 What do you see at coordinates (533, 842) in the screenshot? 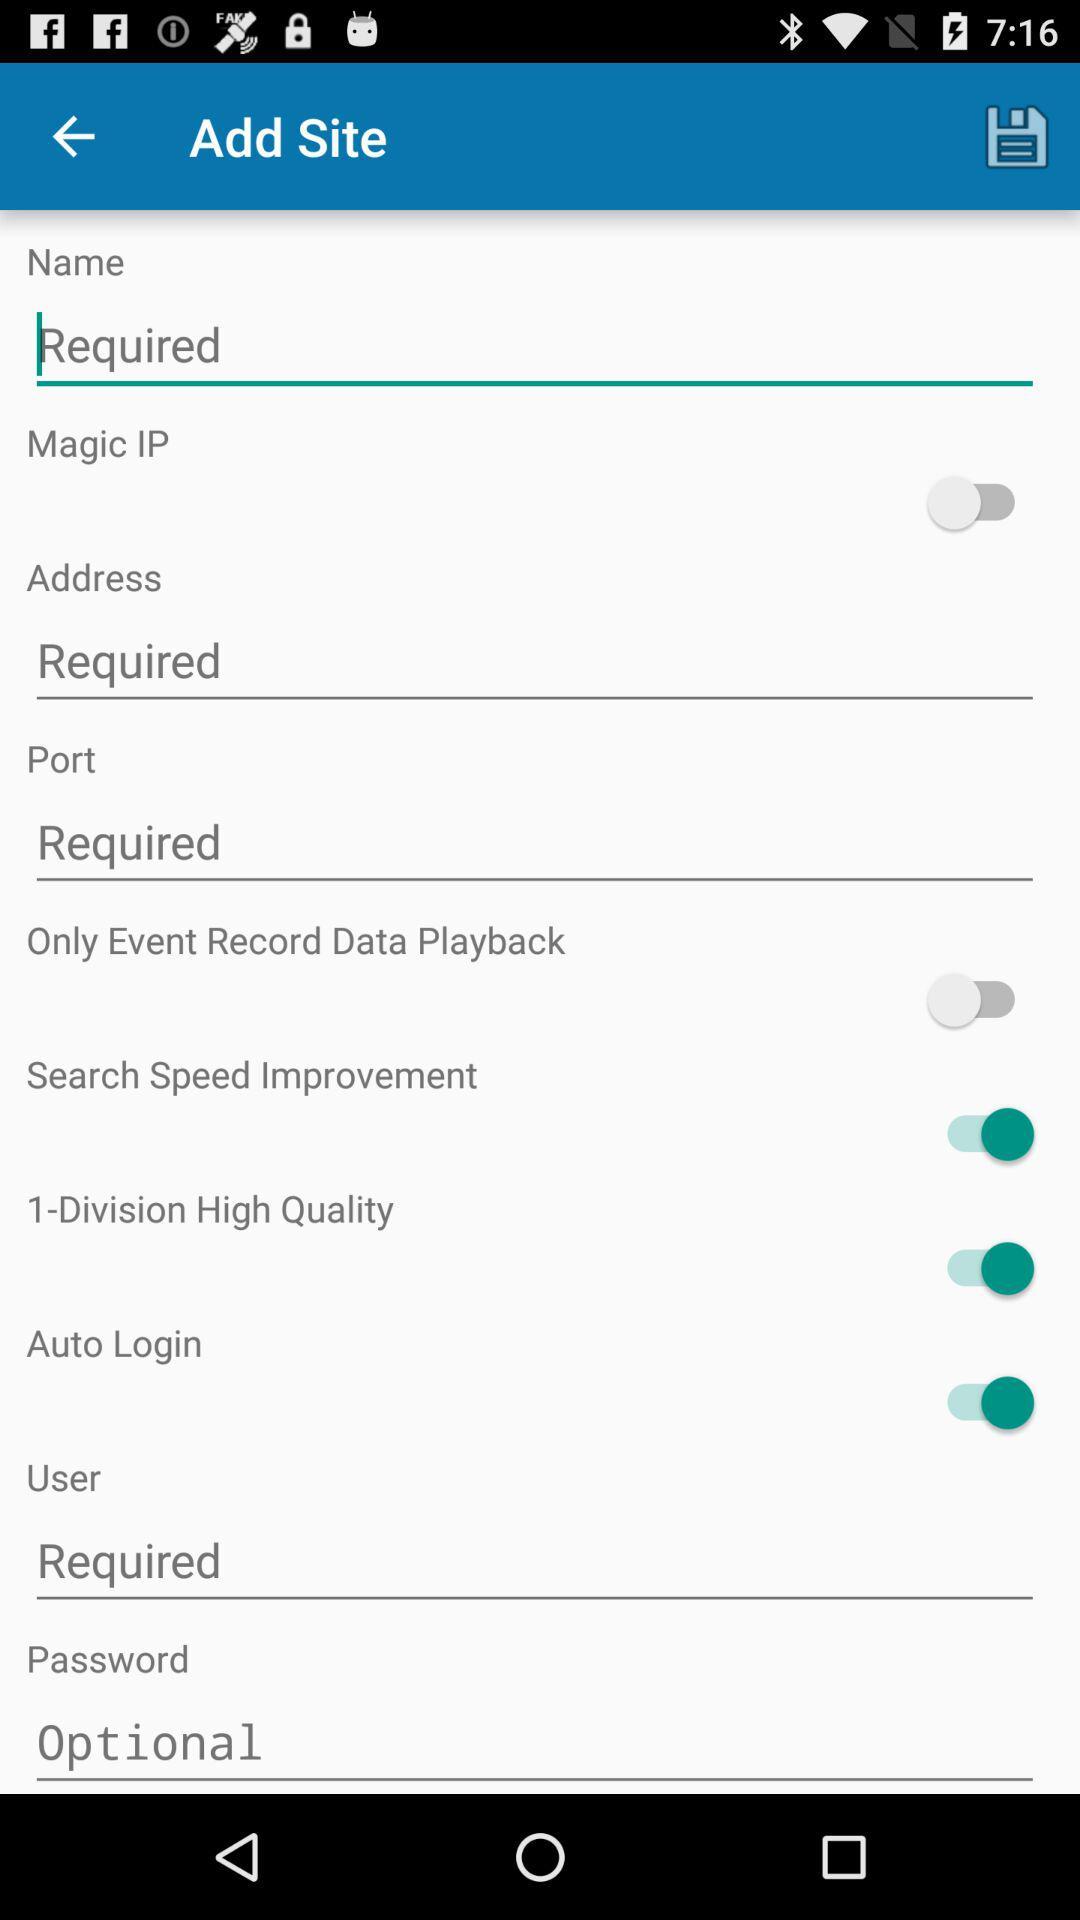
I see `line to enter your port number` at bounding box center [533, 842].